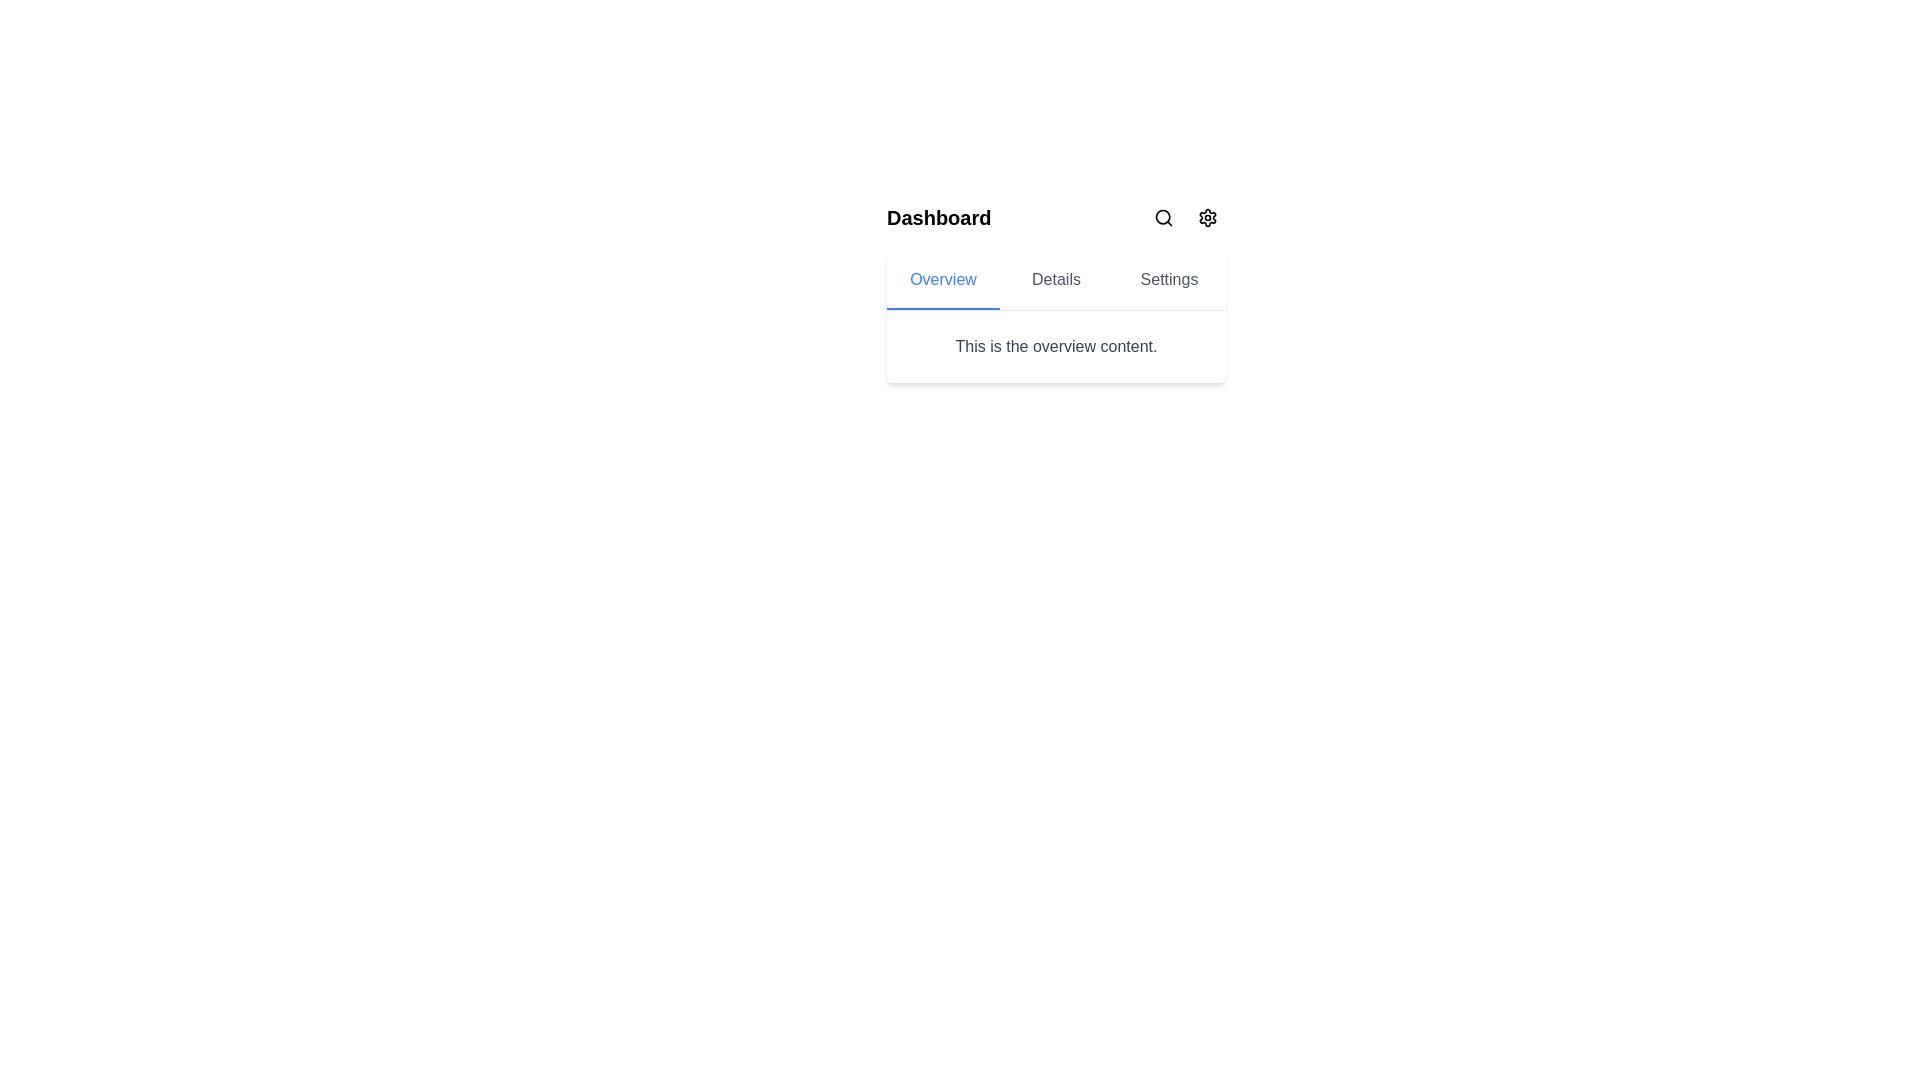 Image resolution: width=1920 pixels, height=1080 pixels. What do you see at coordinates (1207, 218) in the screenshot?
I see `the settings icon button located in the top-right of the interface, immediately to the right of the search icon` at bounding box center [1207, 218].